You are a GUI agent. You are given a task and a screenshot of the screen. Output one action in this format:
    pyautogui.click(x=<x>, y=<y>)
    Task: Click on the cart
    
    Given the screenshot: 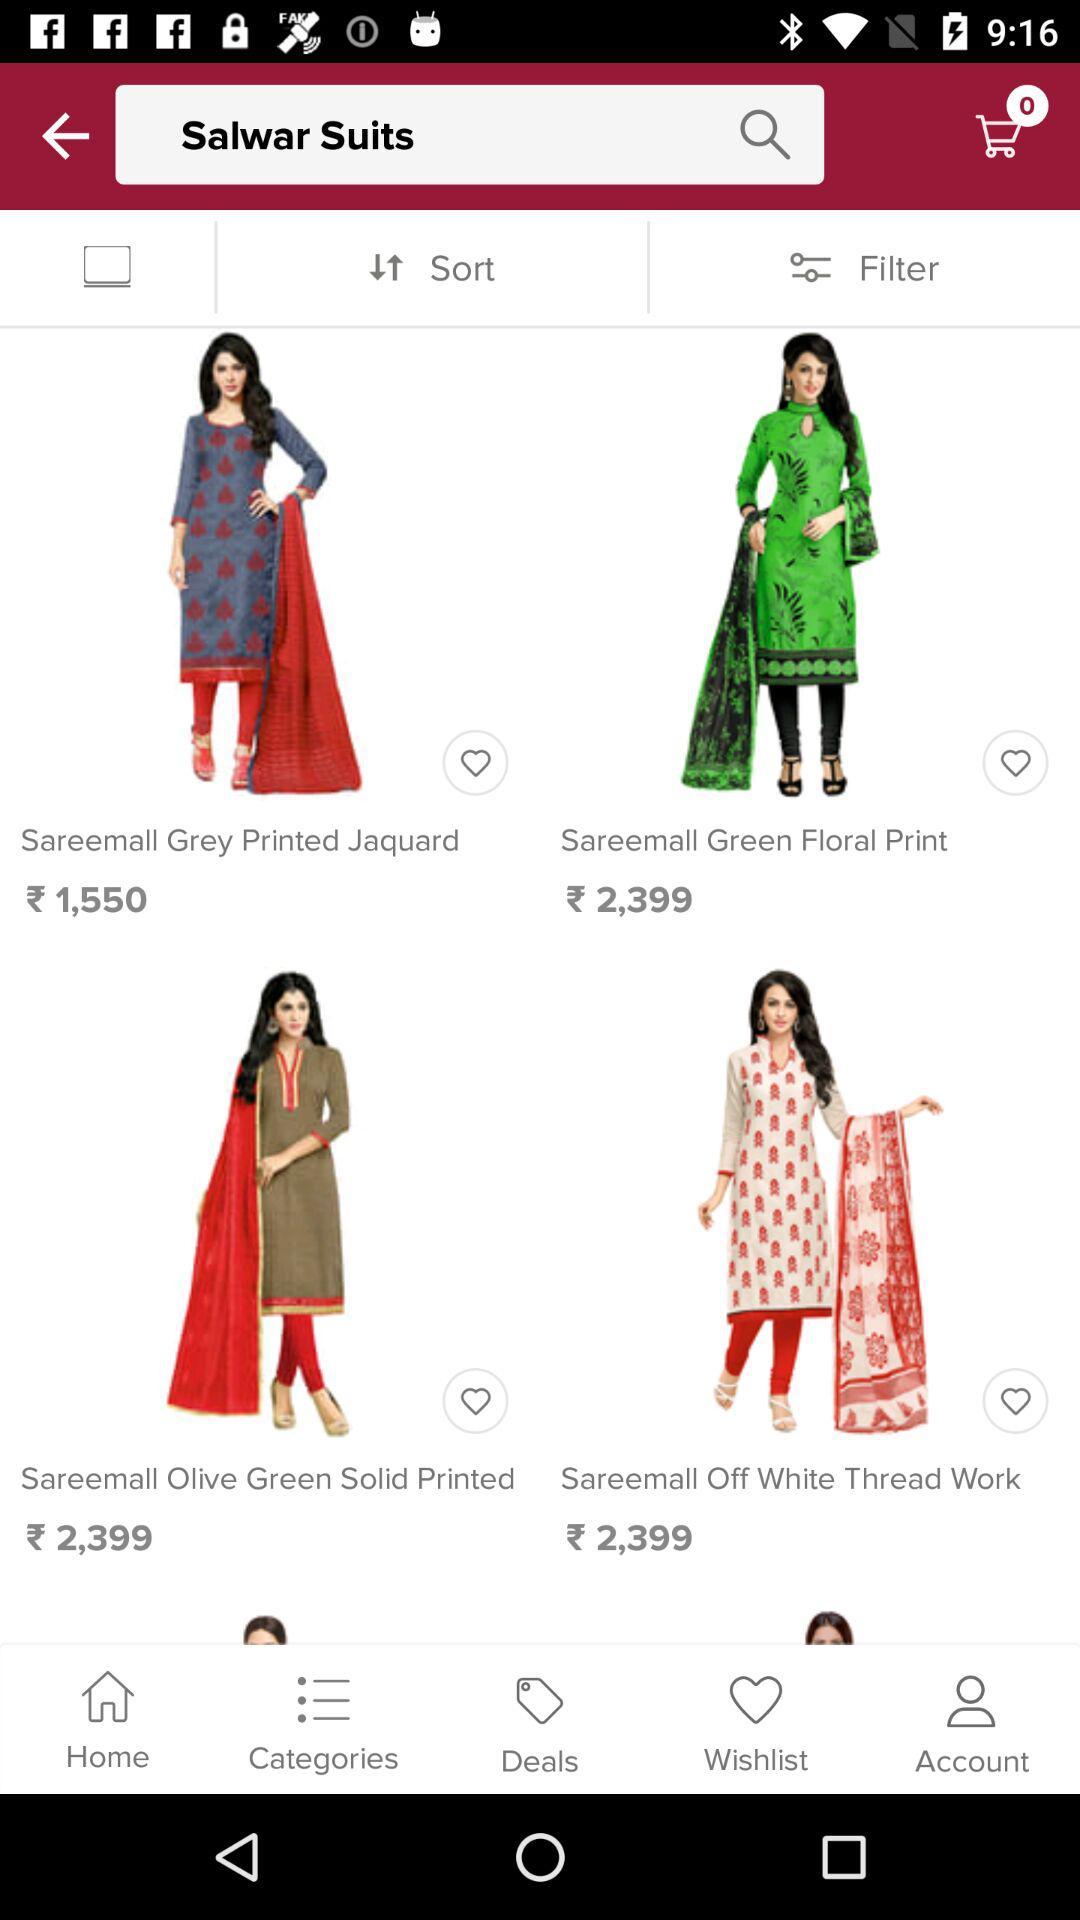 What is the action you would take?
    pyautogui.click(x=998, y=135)
    